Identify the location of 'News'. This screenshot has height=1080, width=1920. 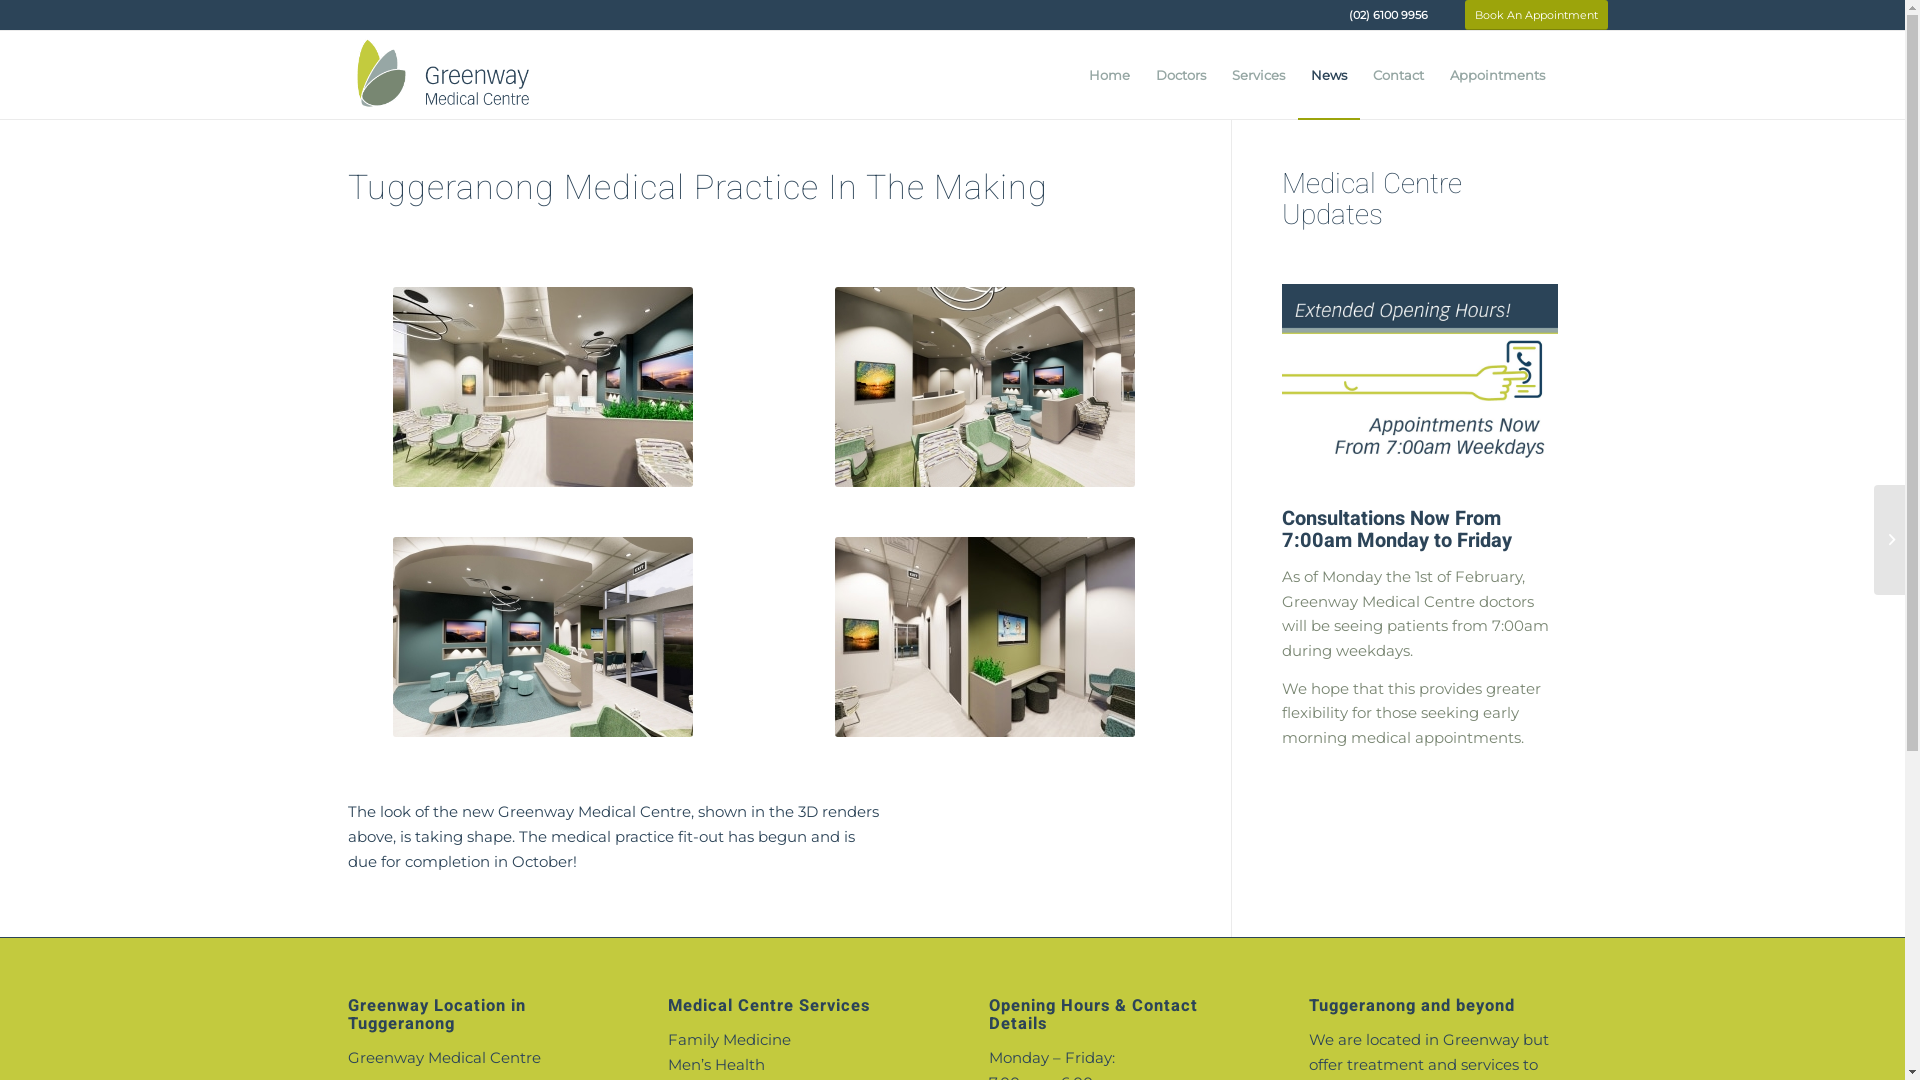
(1329, 73).